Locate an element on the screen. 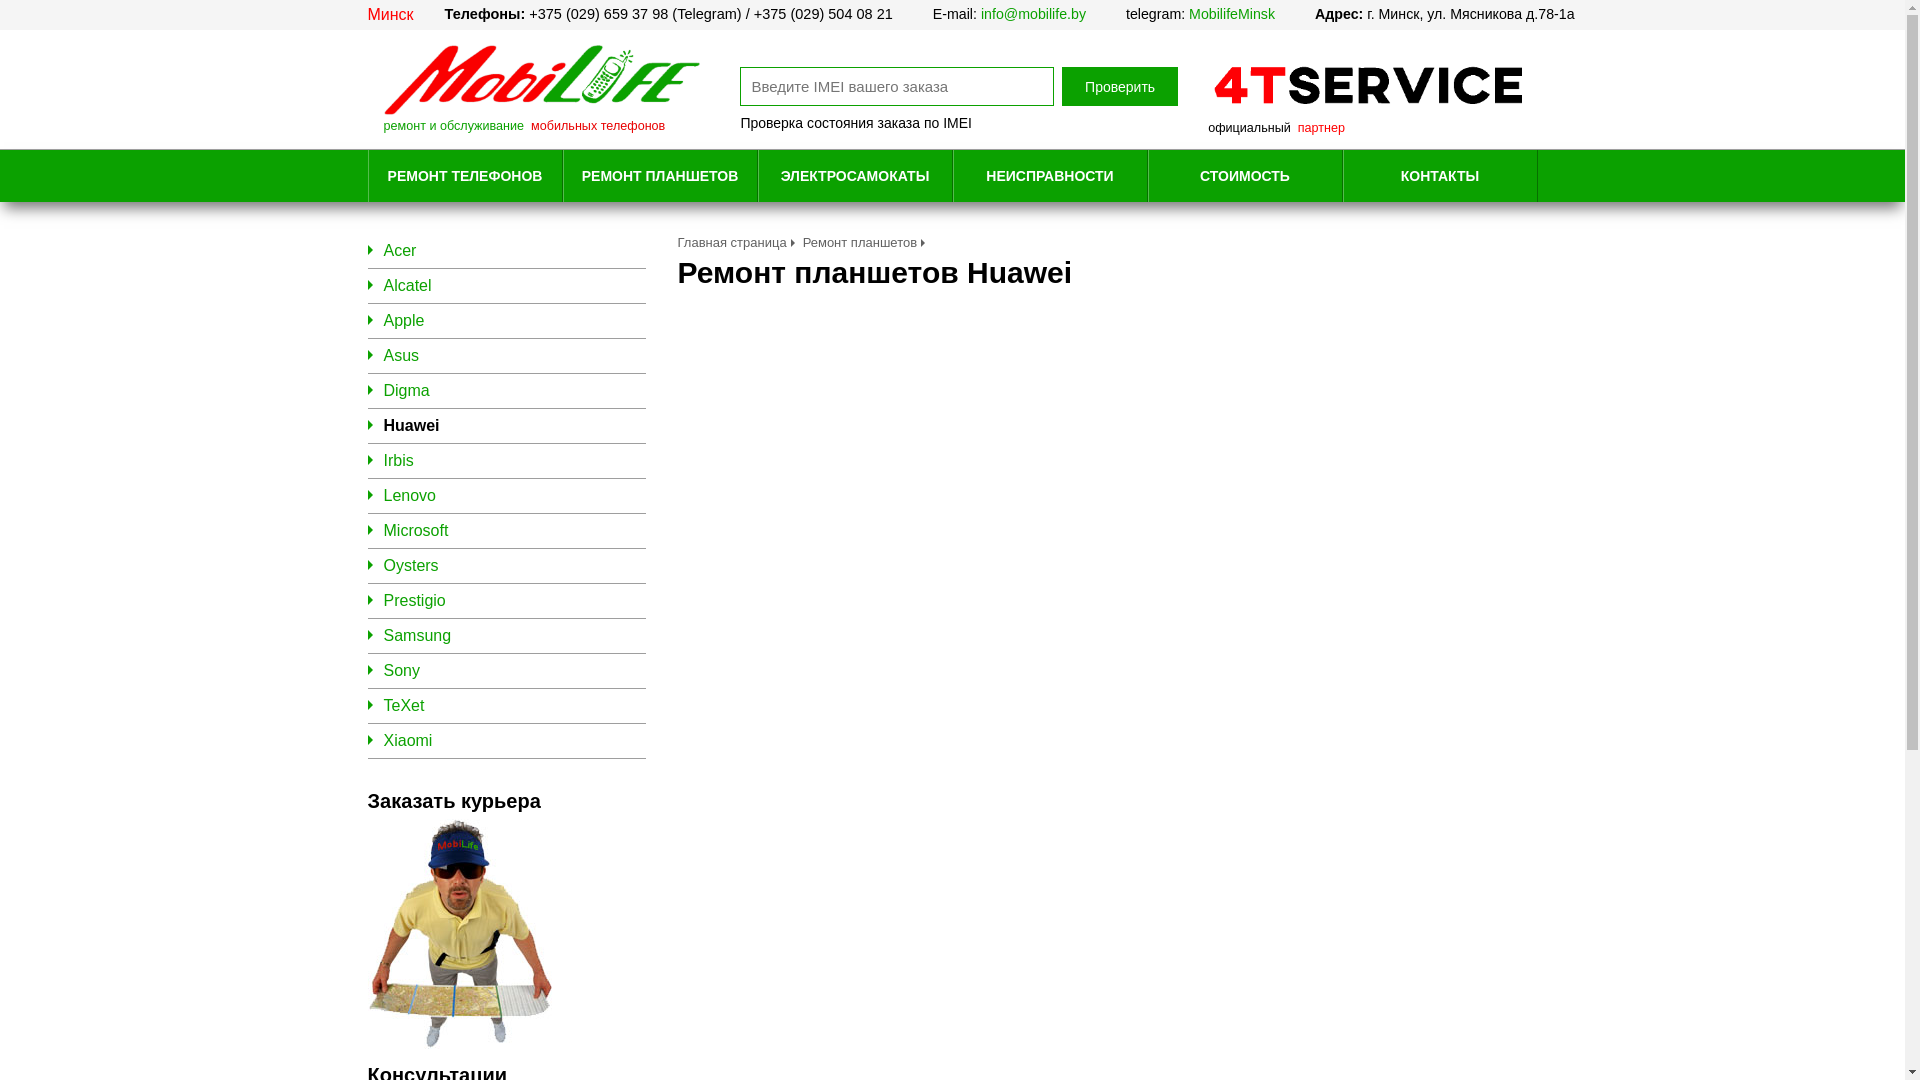 Image resolution: width=1920 pixels, height=1080 pixels. 'MobilifeMinsk' is located at coordinates (1231, 14).